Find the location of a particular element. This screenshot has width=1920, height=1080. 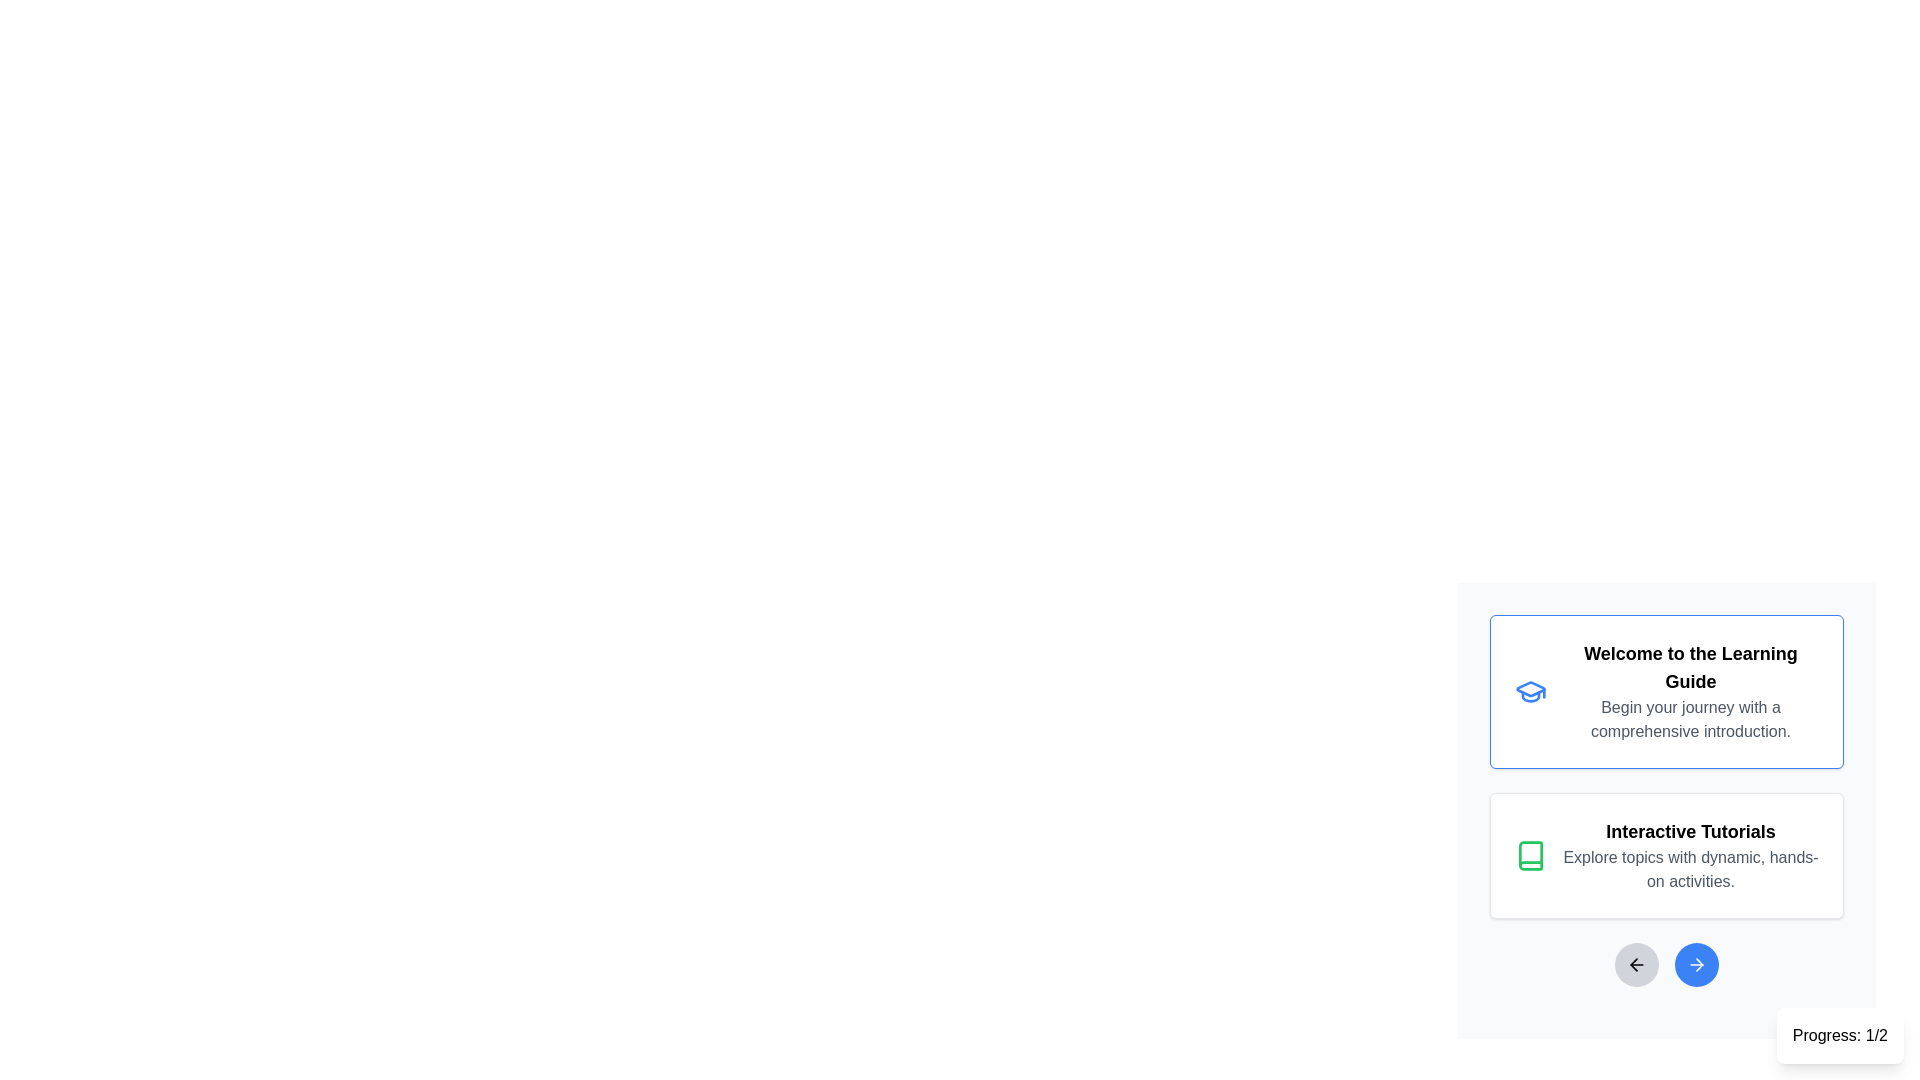

the open book icon with a green outline in the 'Interactive Tutorials' section, located to the left of the 'Interactive Tutorials' text is located at coordinates (1530, 855).